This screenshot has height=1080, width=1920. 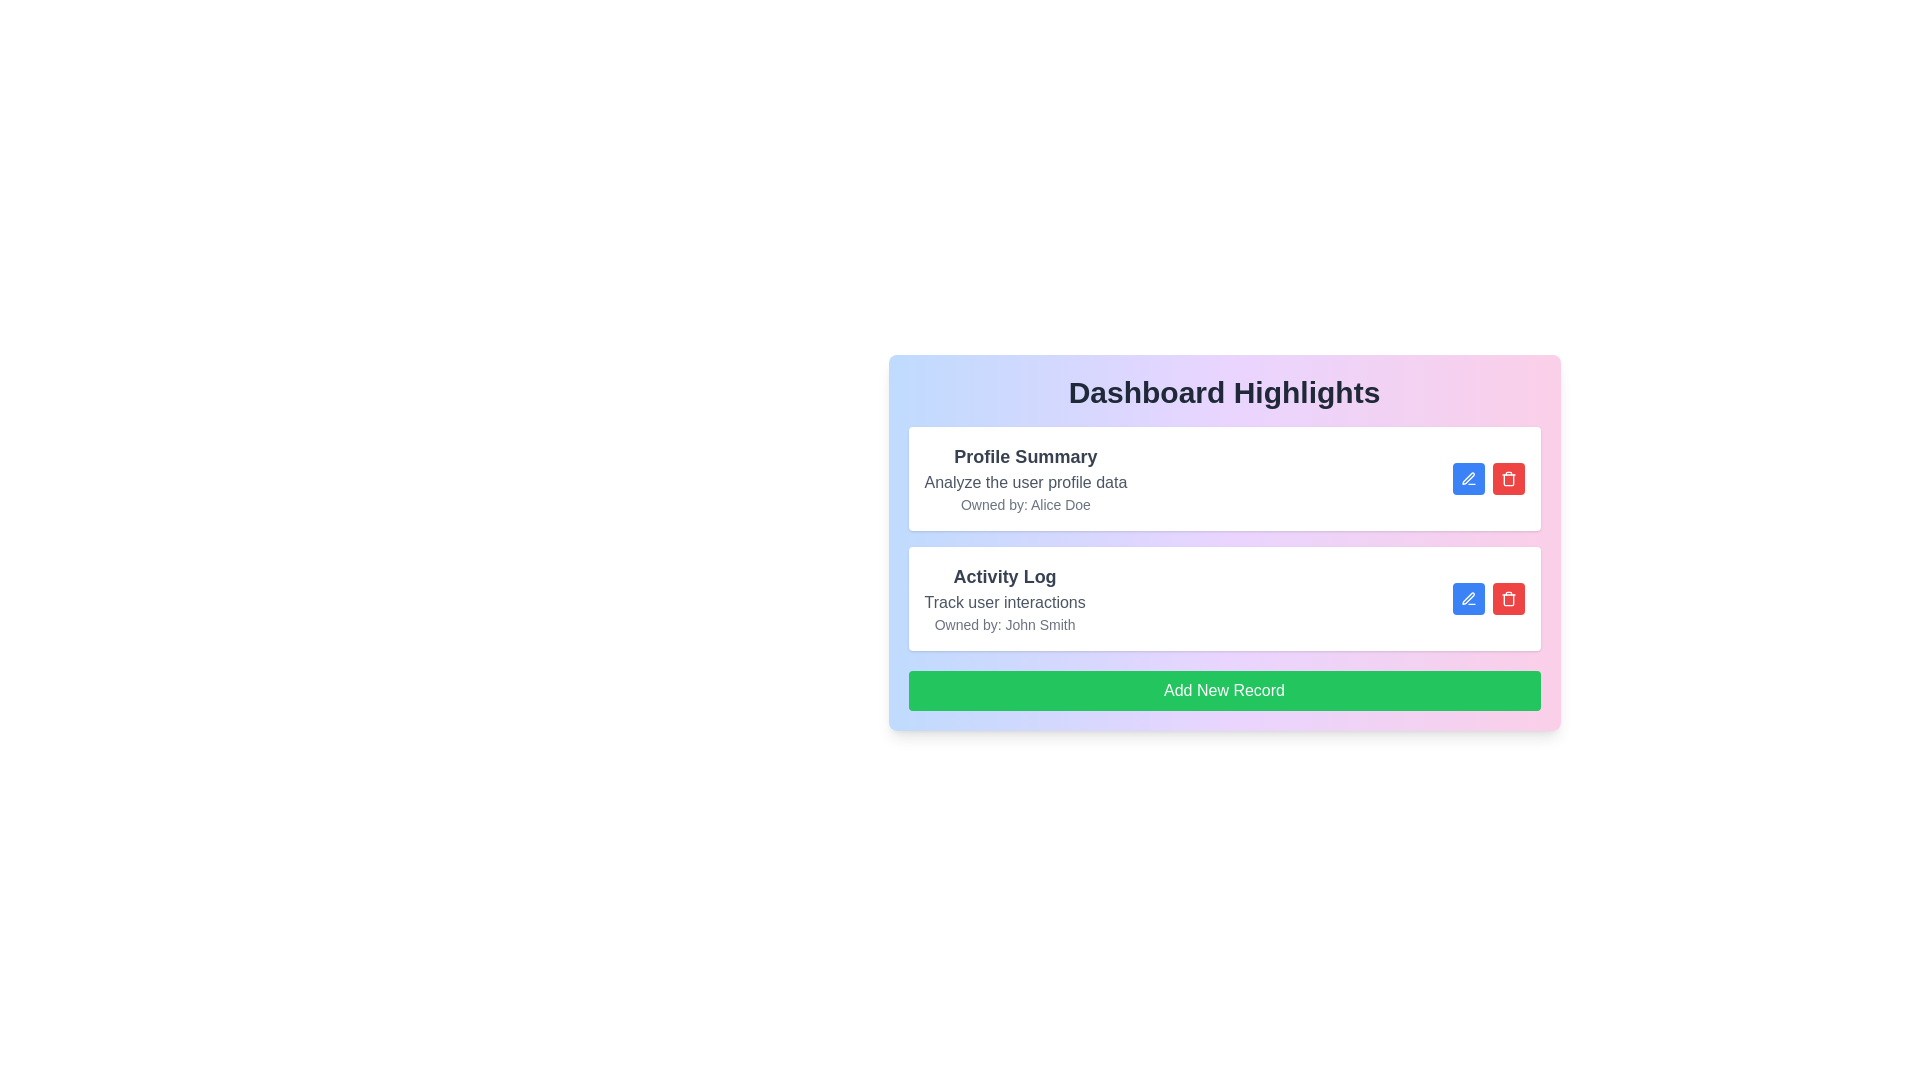 I want to click on the vertical rectangular button with rounded corners located in the second row on the right-hand side of the 'Activity Log' item, so click(x=1508, y=480).